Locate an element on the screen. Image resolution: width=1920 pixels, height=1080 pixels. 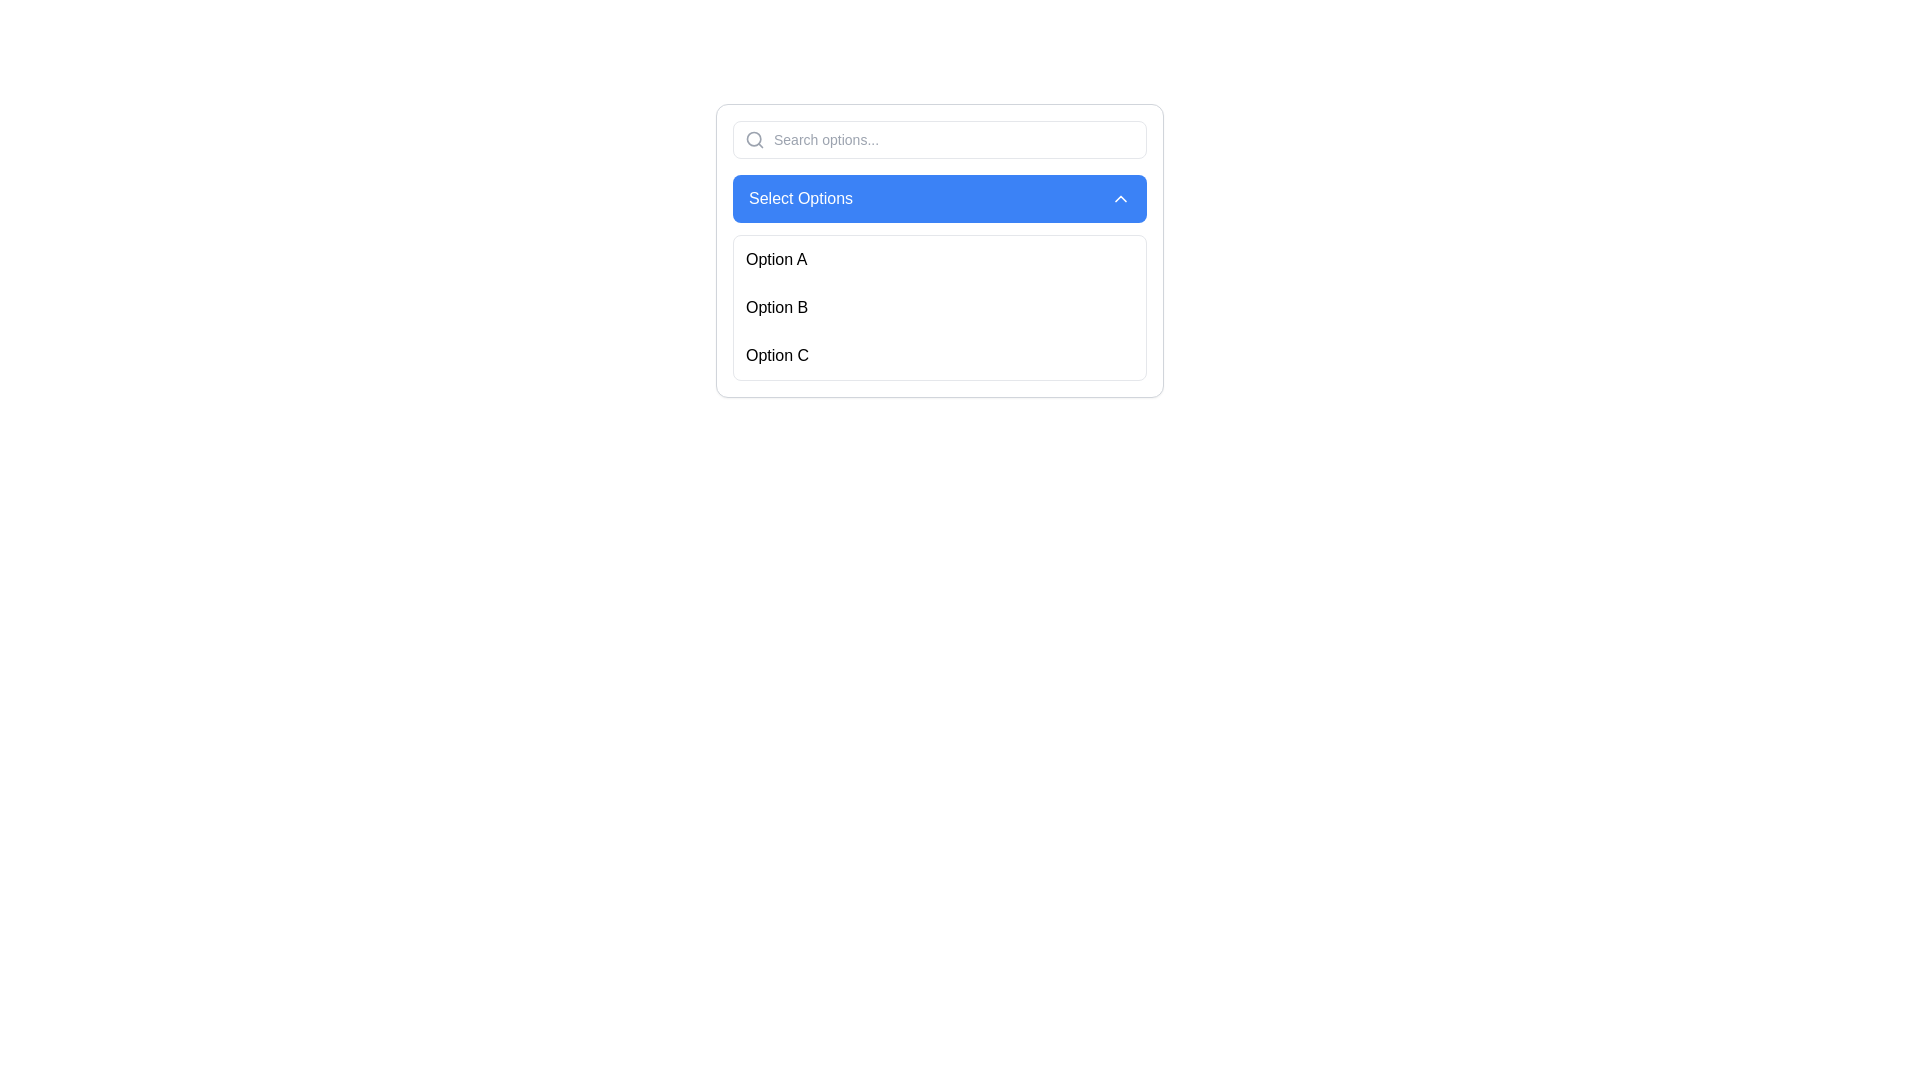
the dropdown toggle button located below the search input field and above the list of options is located at coordinates (939, 199).